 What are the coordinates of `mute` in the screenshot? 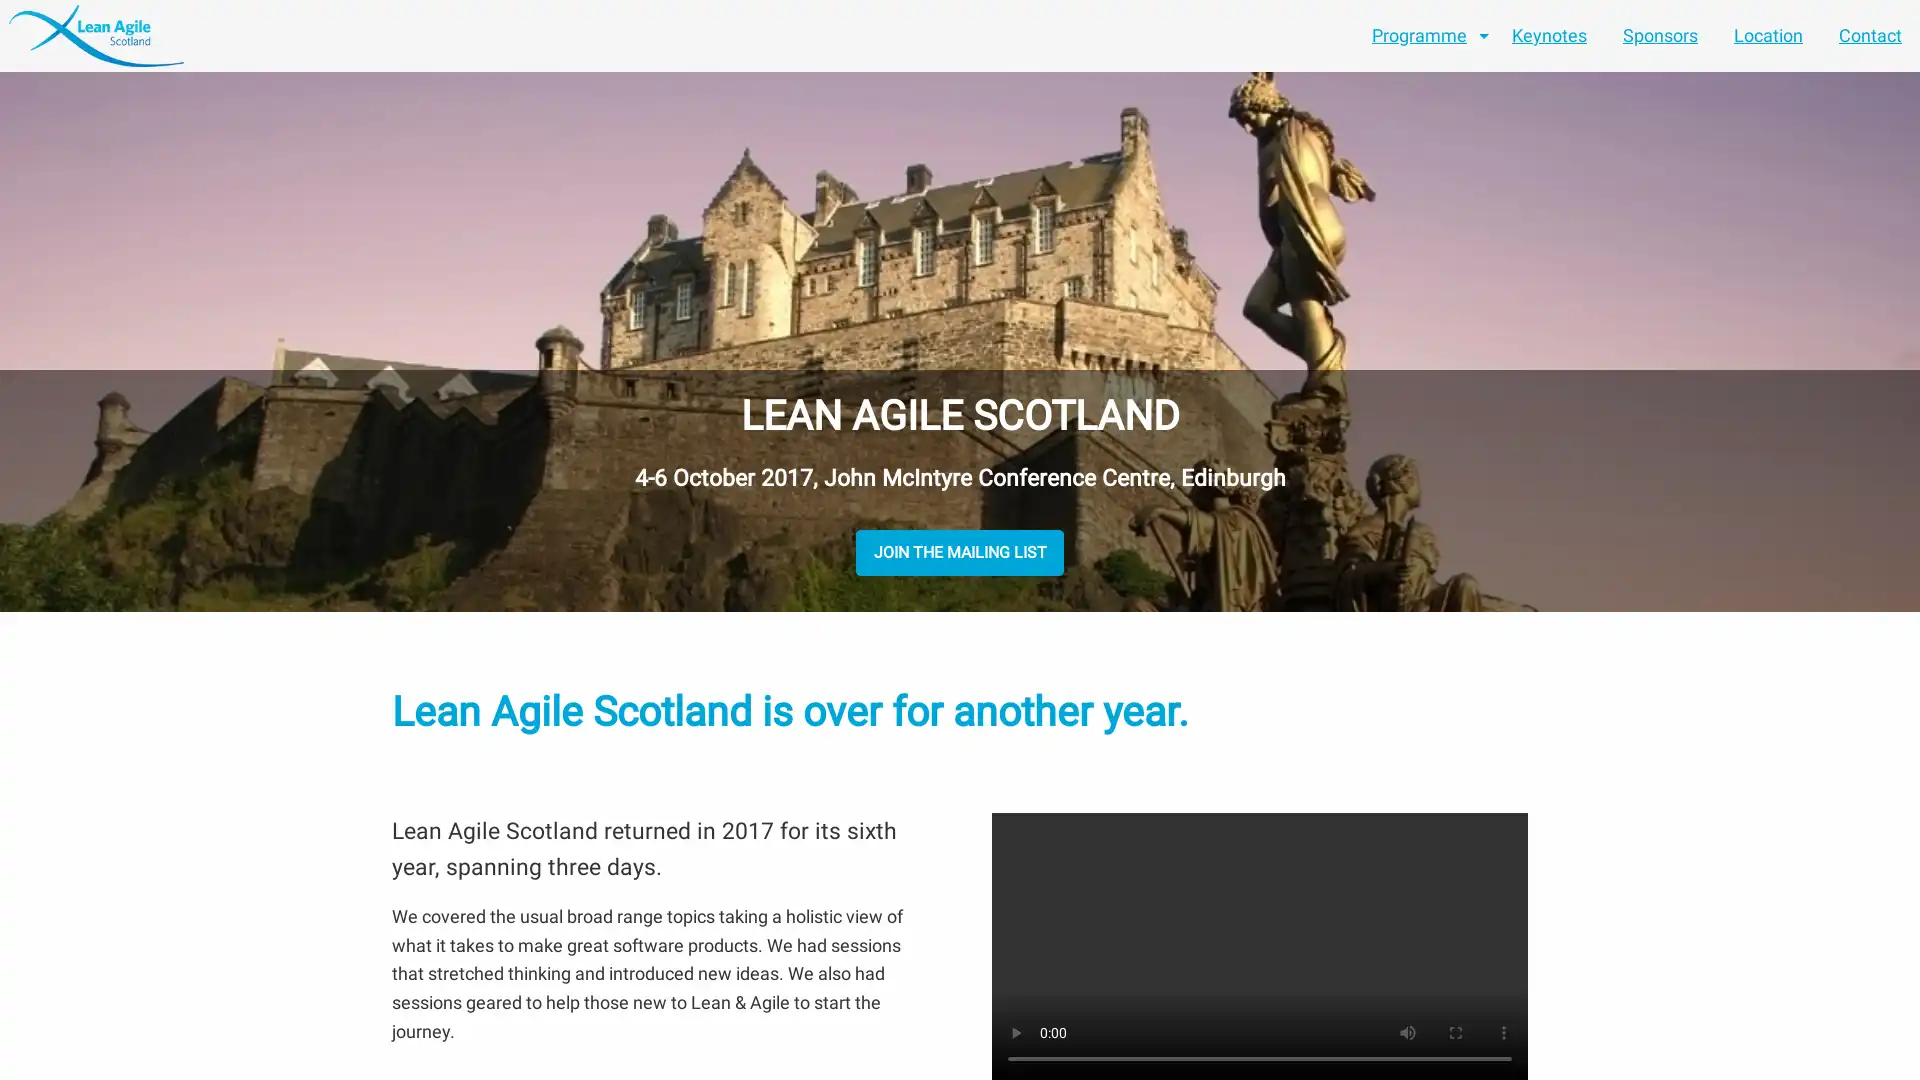 It's located at (1406, 1032).